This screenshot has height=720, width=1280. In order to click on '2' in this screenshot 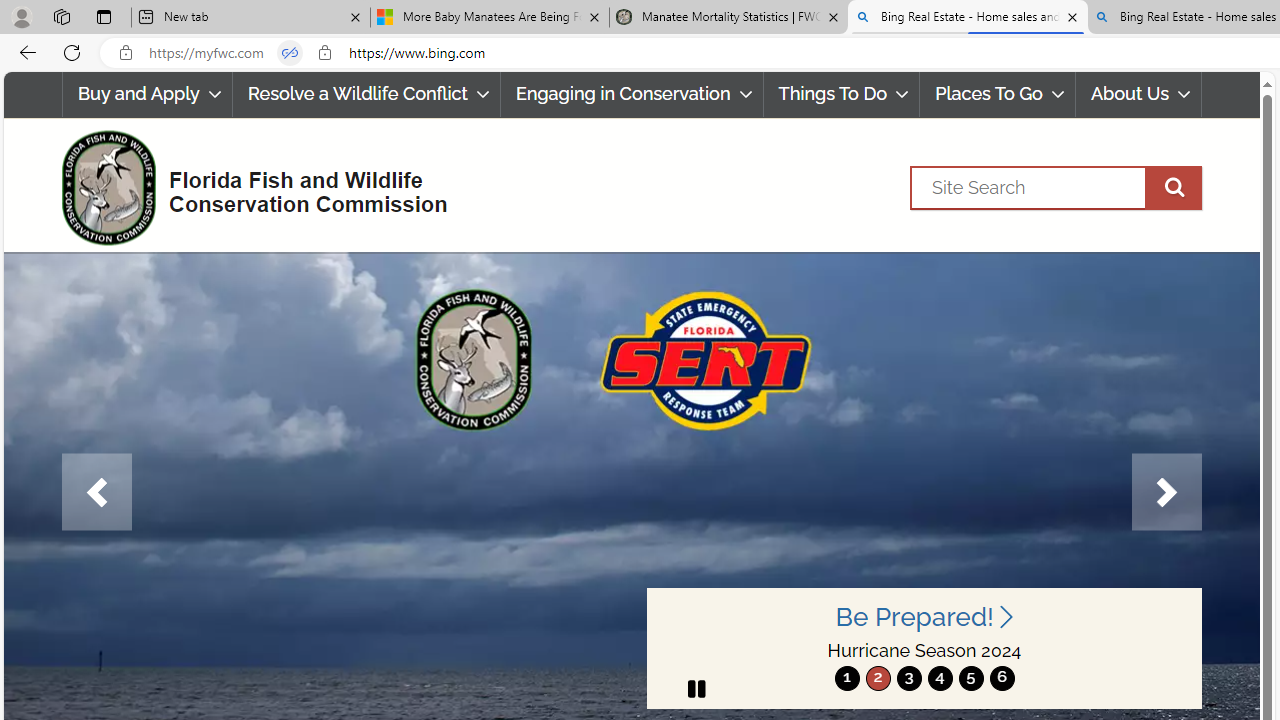, I will do `click(878, 677)`.